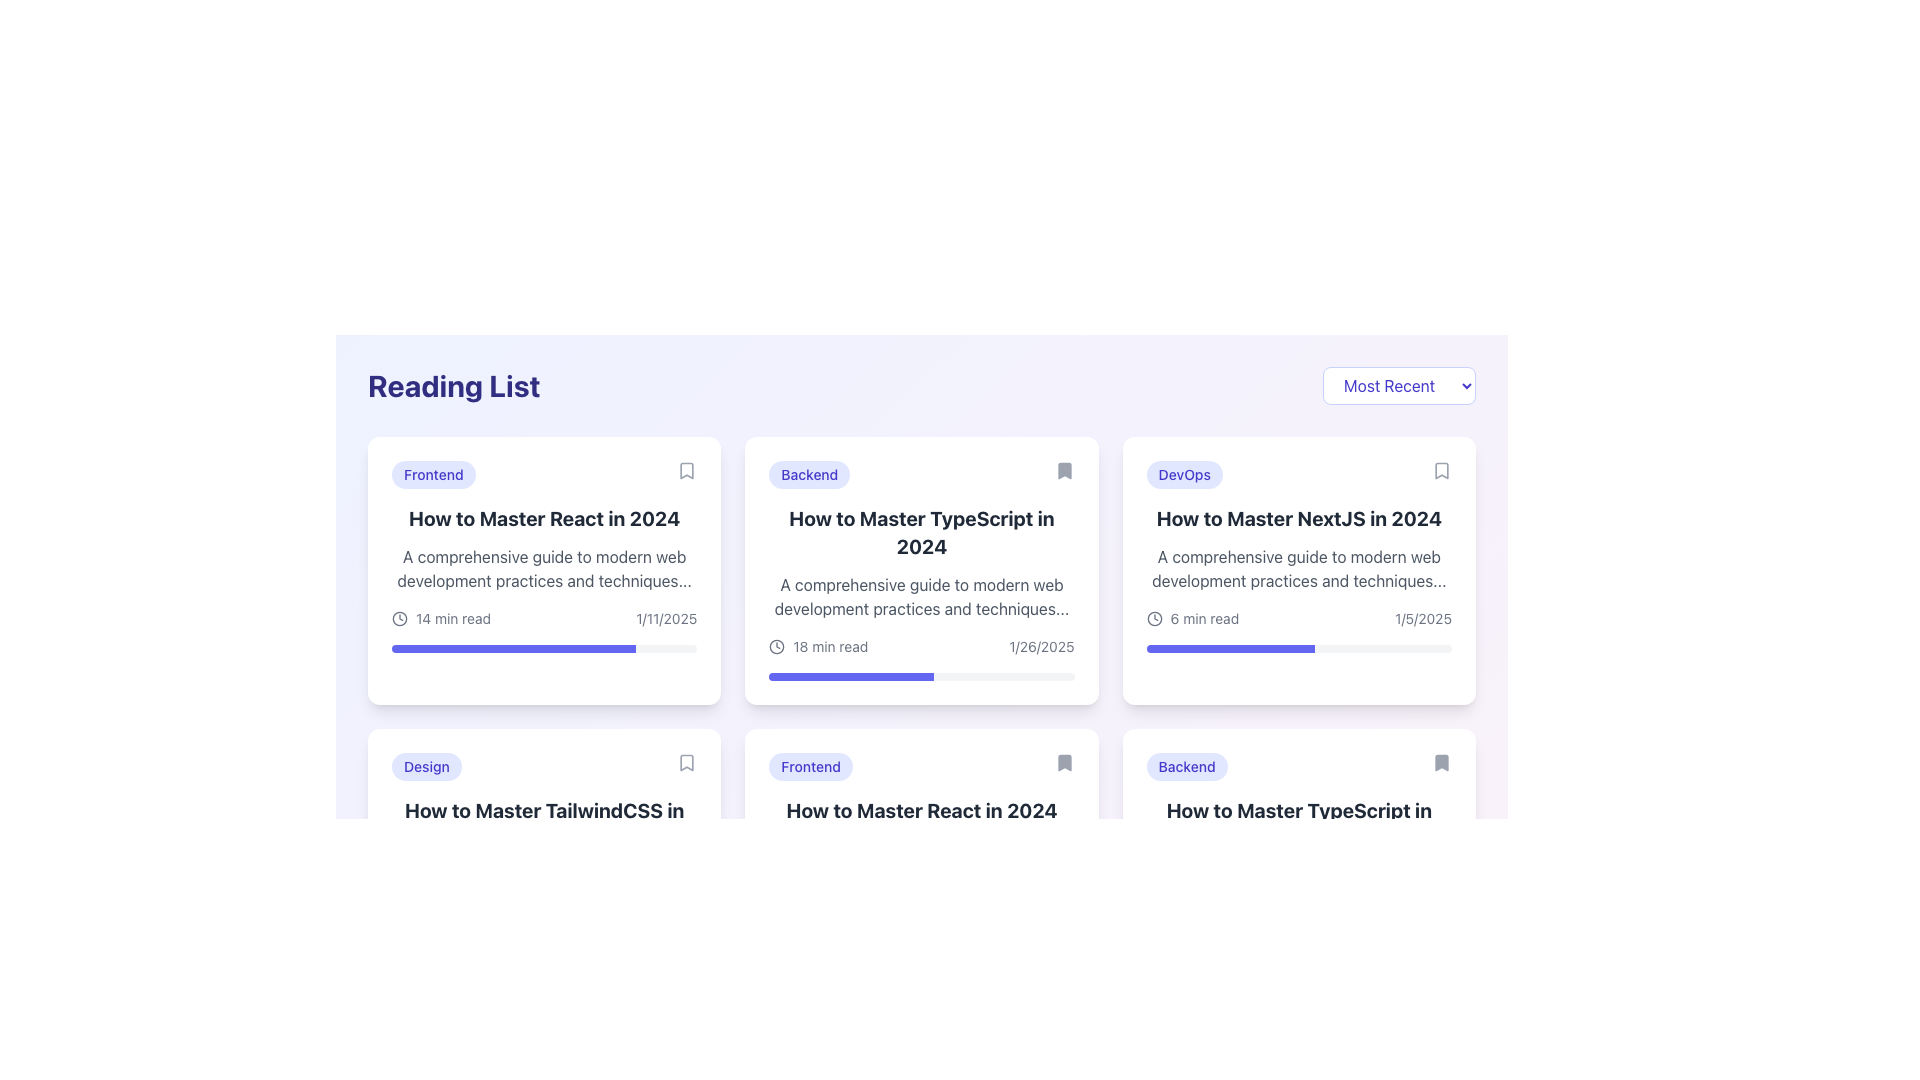 The width and height of the screenshot is (1920, 1080). Describe the element at coordinates (1299, 518) in the screenshot. I see `the bold, large-font text reading 'How to Master NextJS in 2024' located in the third card under the 'DevOps' tag` at that location.